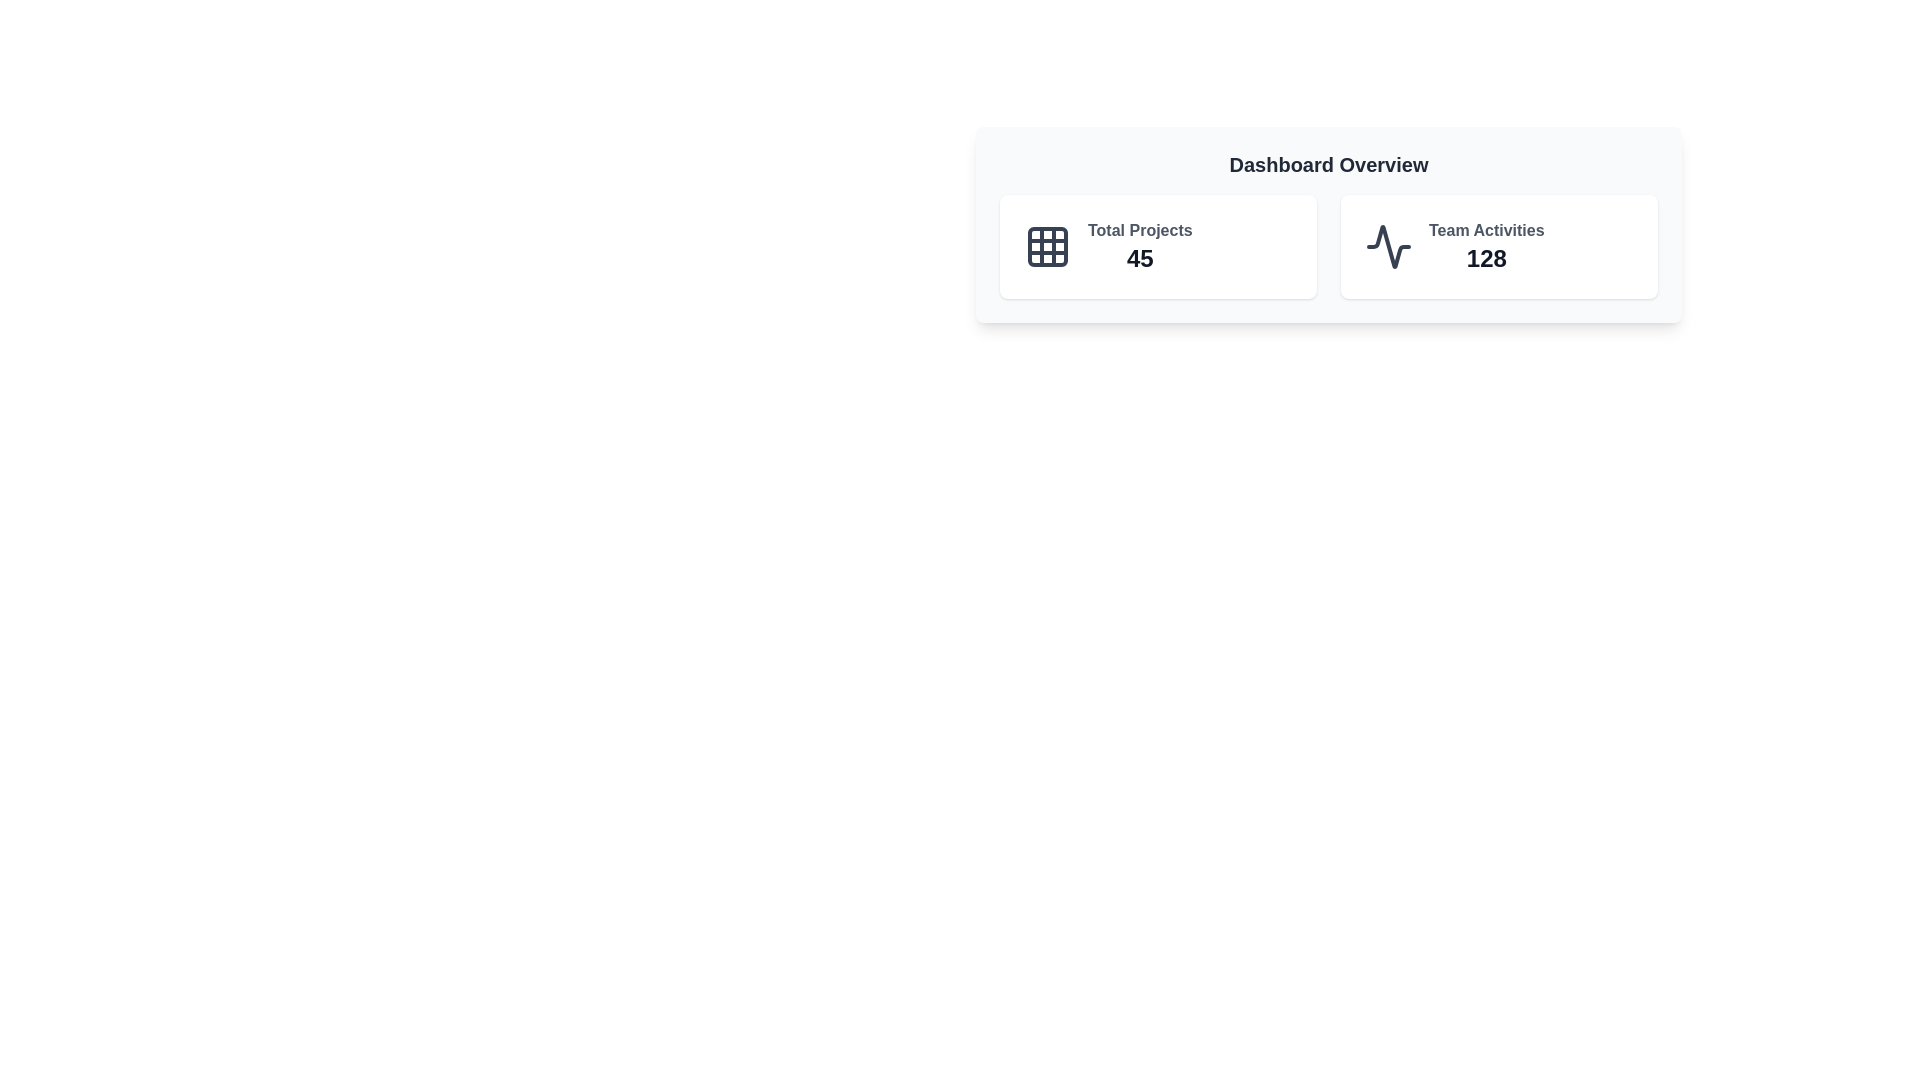 This screenshot has width=1920, height=1080. Describe the element at coordinates (1140, 257) in the screenshot. I see `the bold numerical value '45' displayed under the label 'Total Projects' in the Dashboard Overview card on the left side of the two-card group` at that location.